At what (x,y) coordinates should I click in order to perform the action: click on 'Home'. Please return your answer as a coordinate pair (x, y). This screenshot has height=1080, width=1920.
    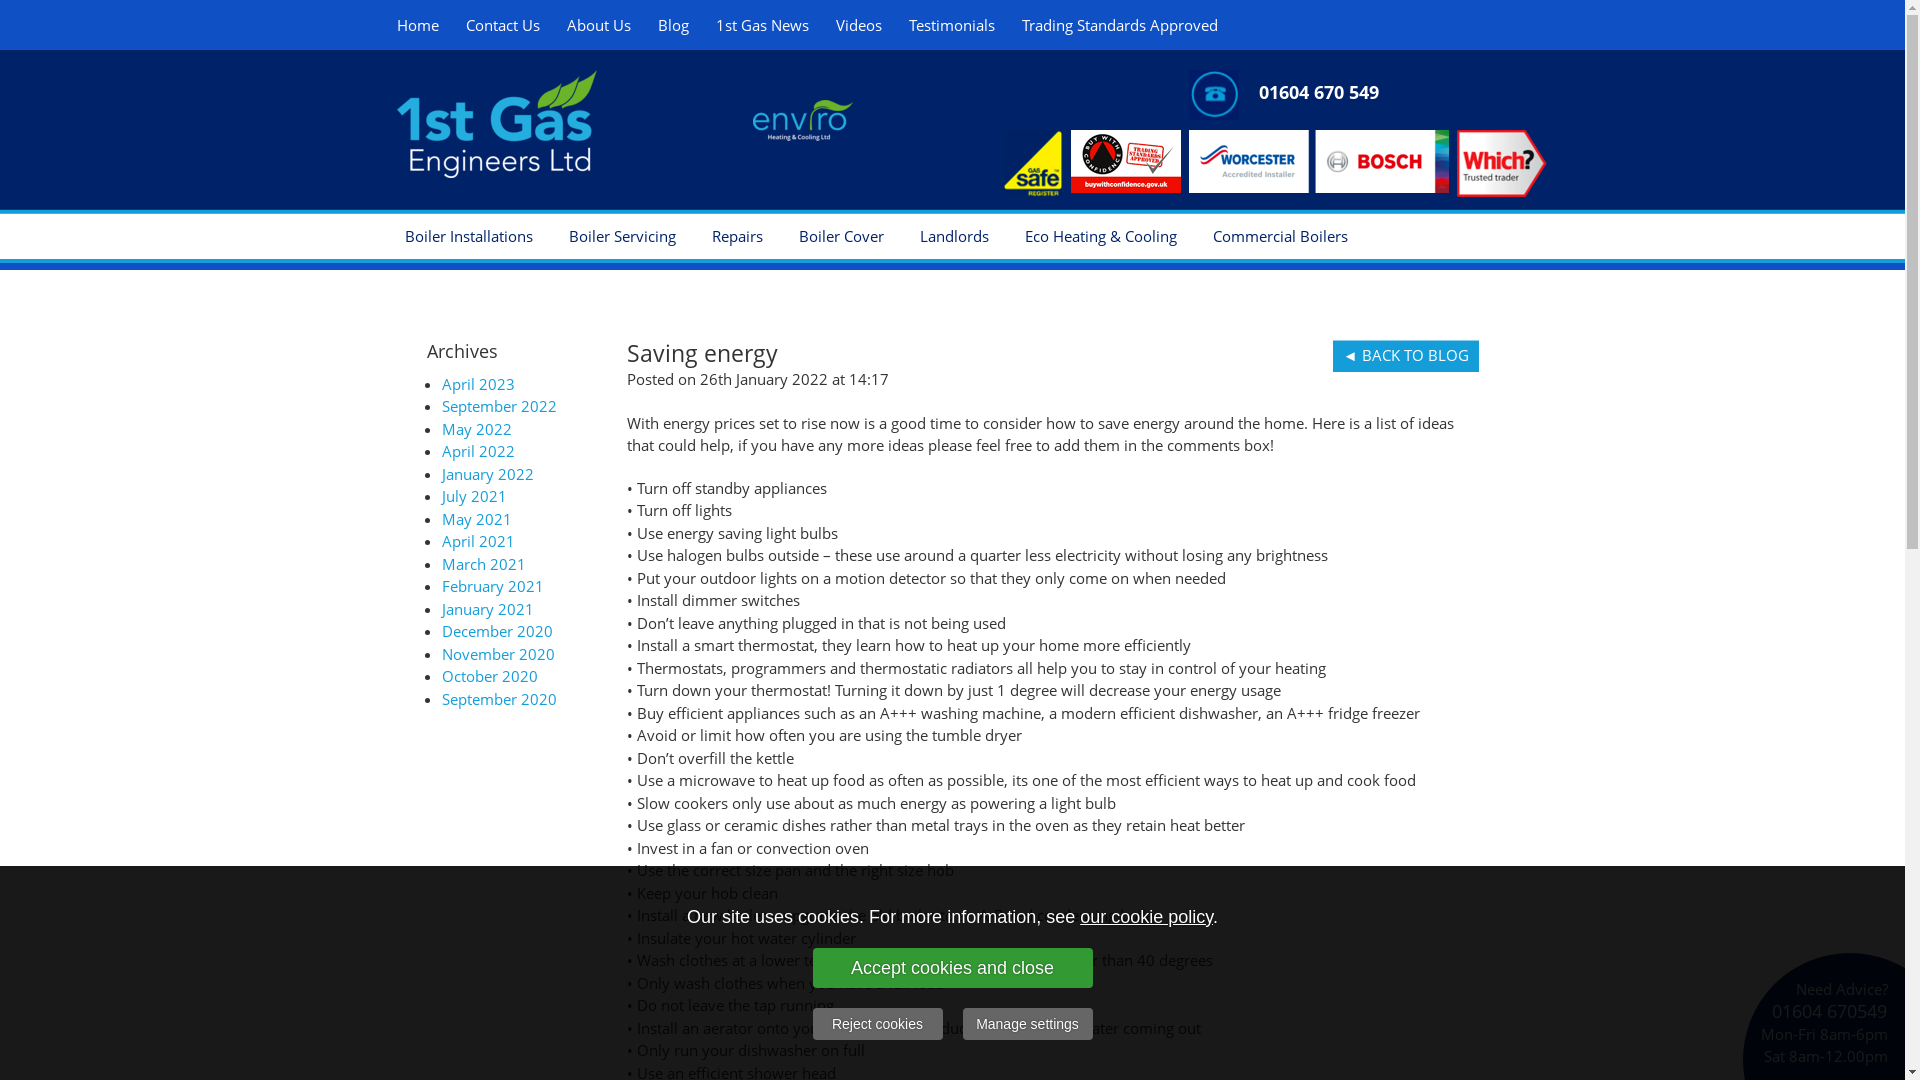
    Looking at the image, I should click on (416, 24).